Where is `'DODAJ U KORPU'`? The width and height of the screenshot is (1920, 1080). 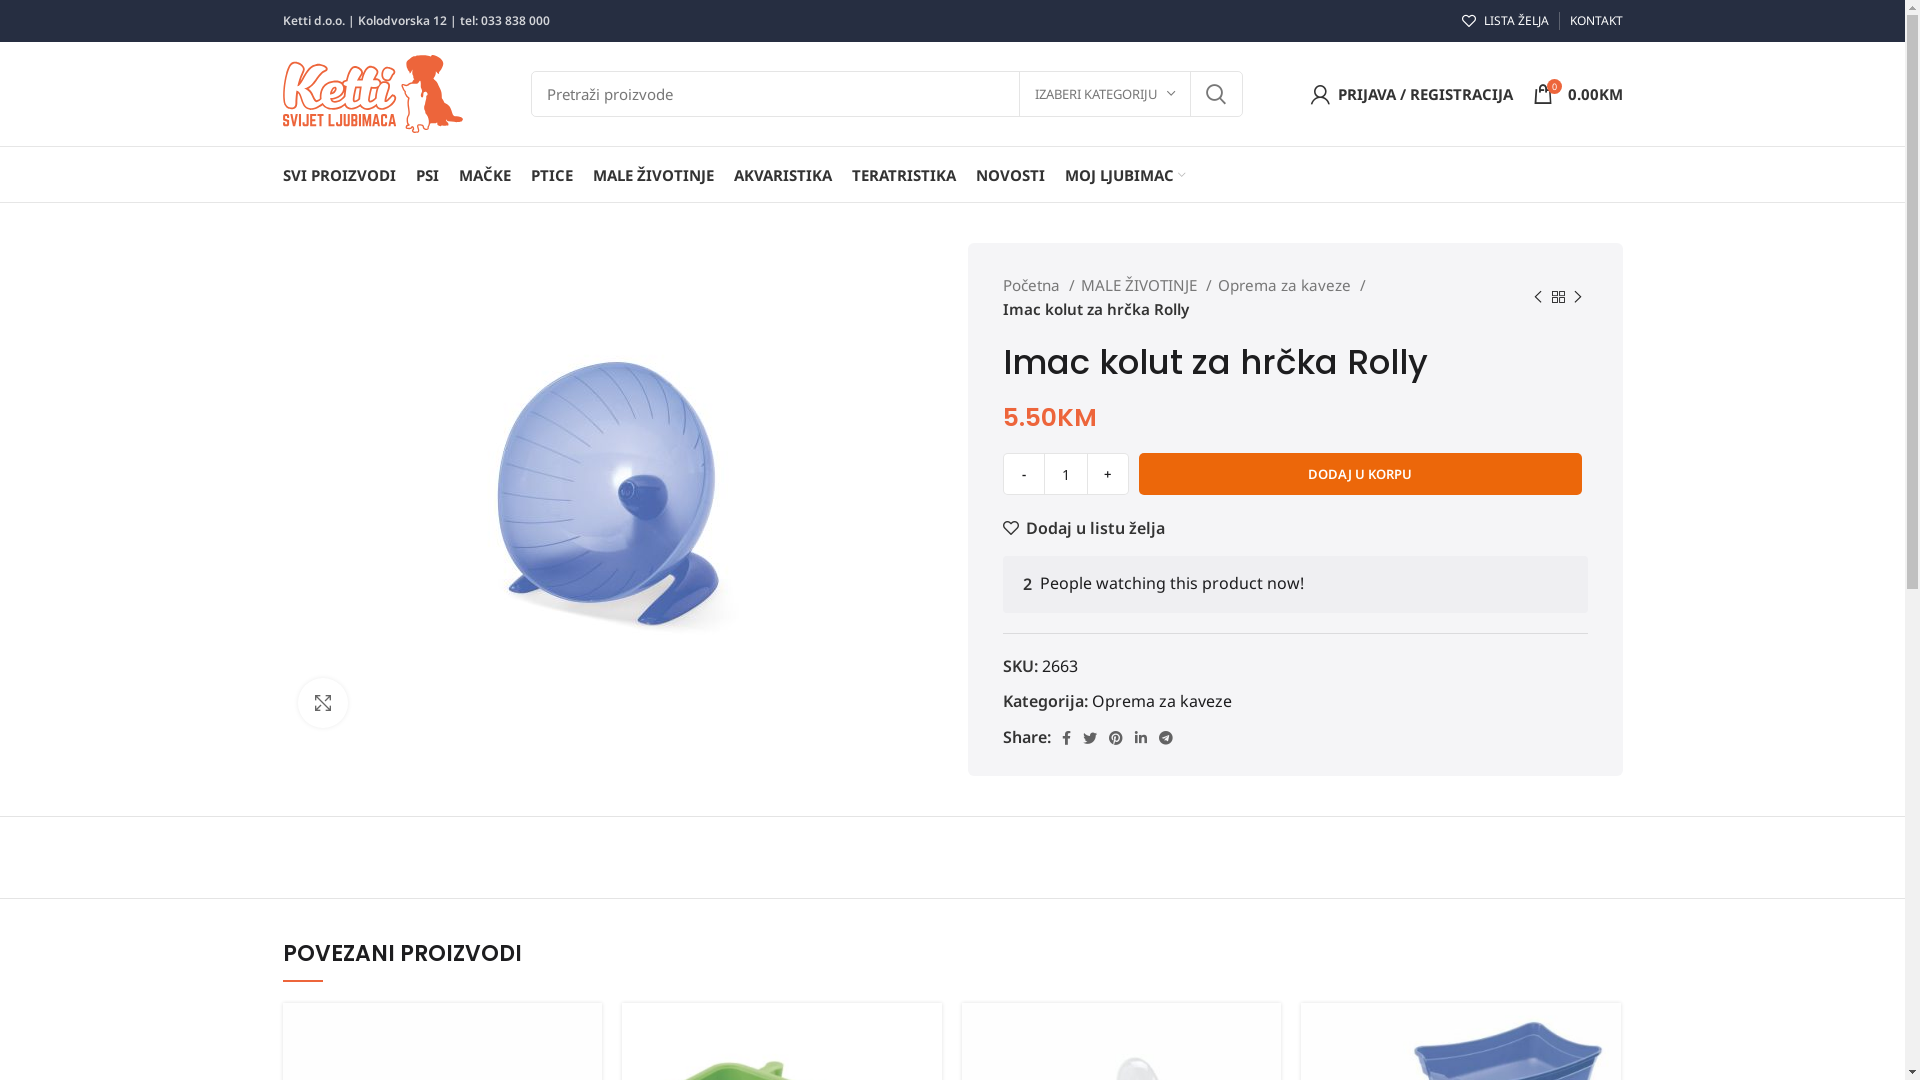 'DODAJ U KORPU' is located at coordinates (1359, 474).